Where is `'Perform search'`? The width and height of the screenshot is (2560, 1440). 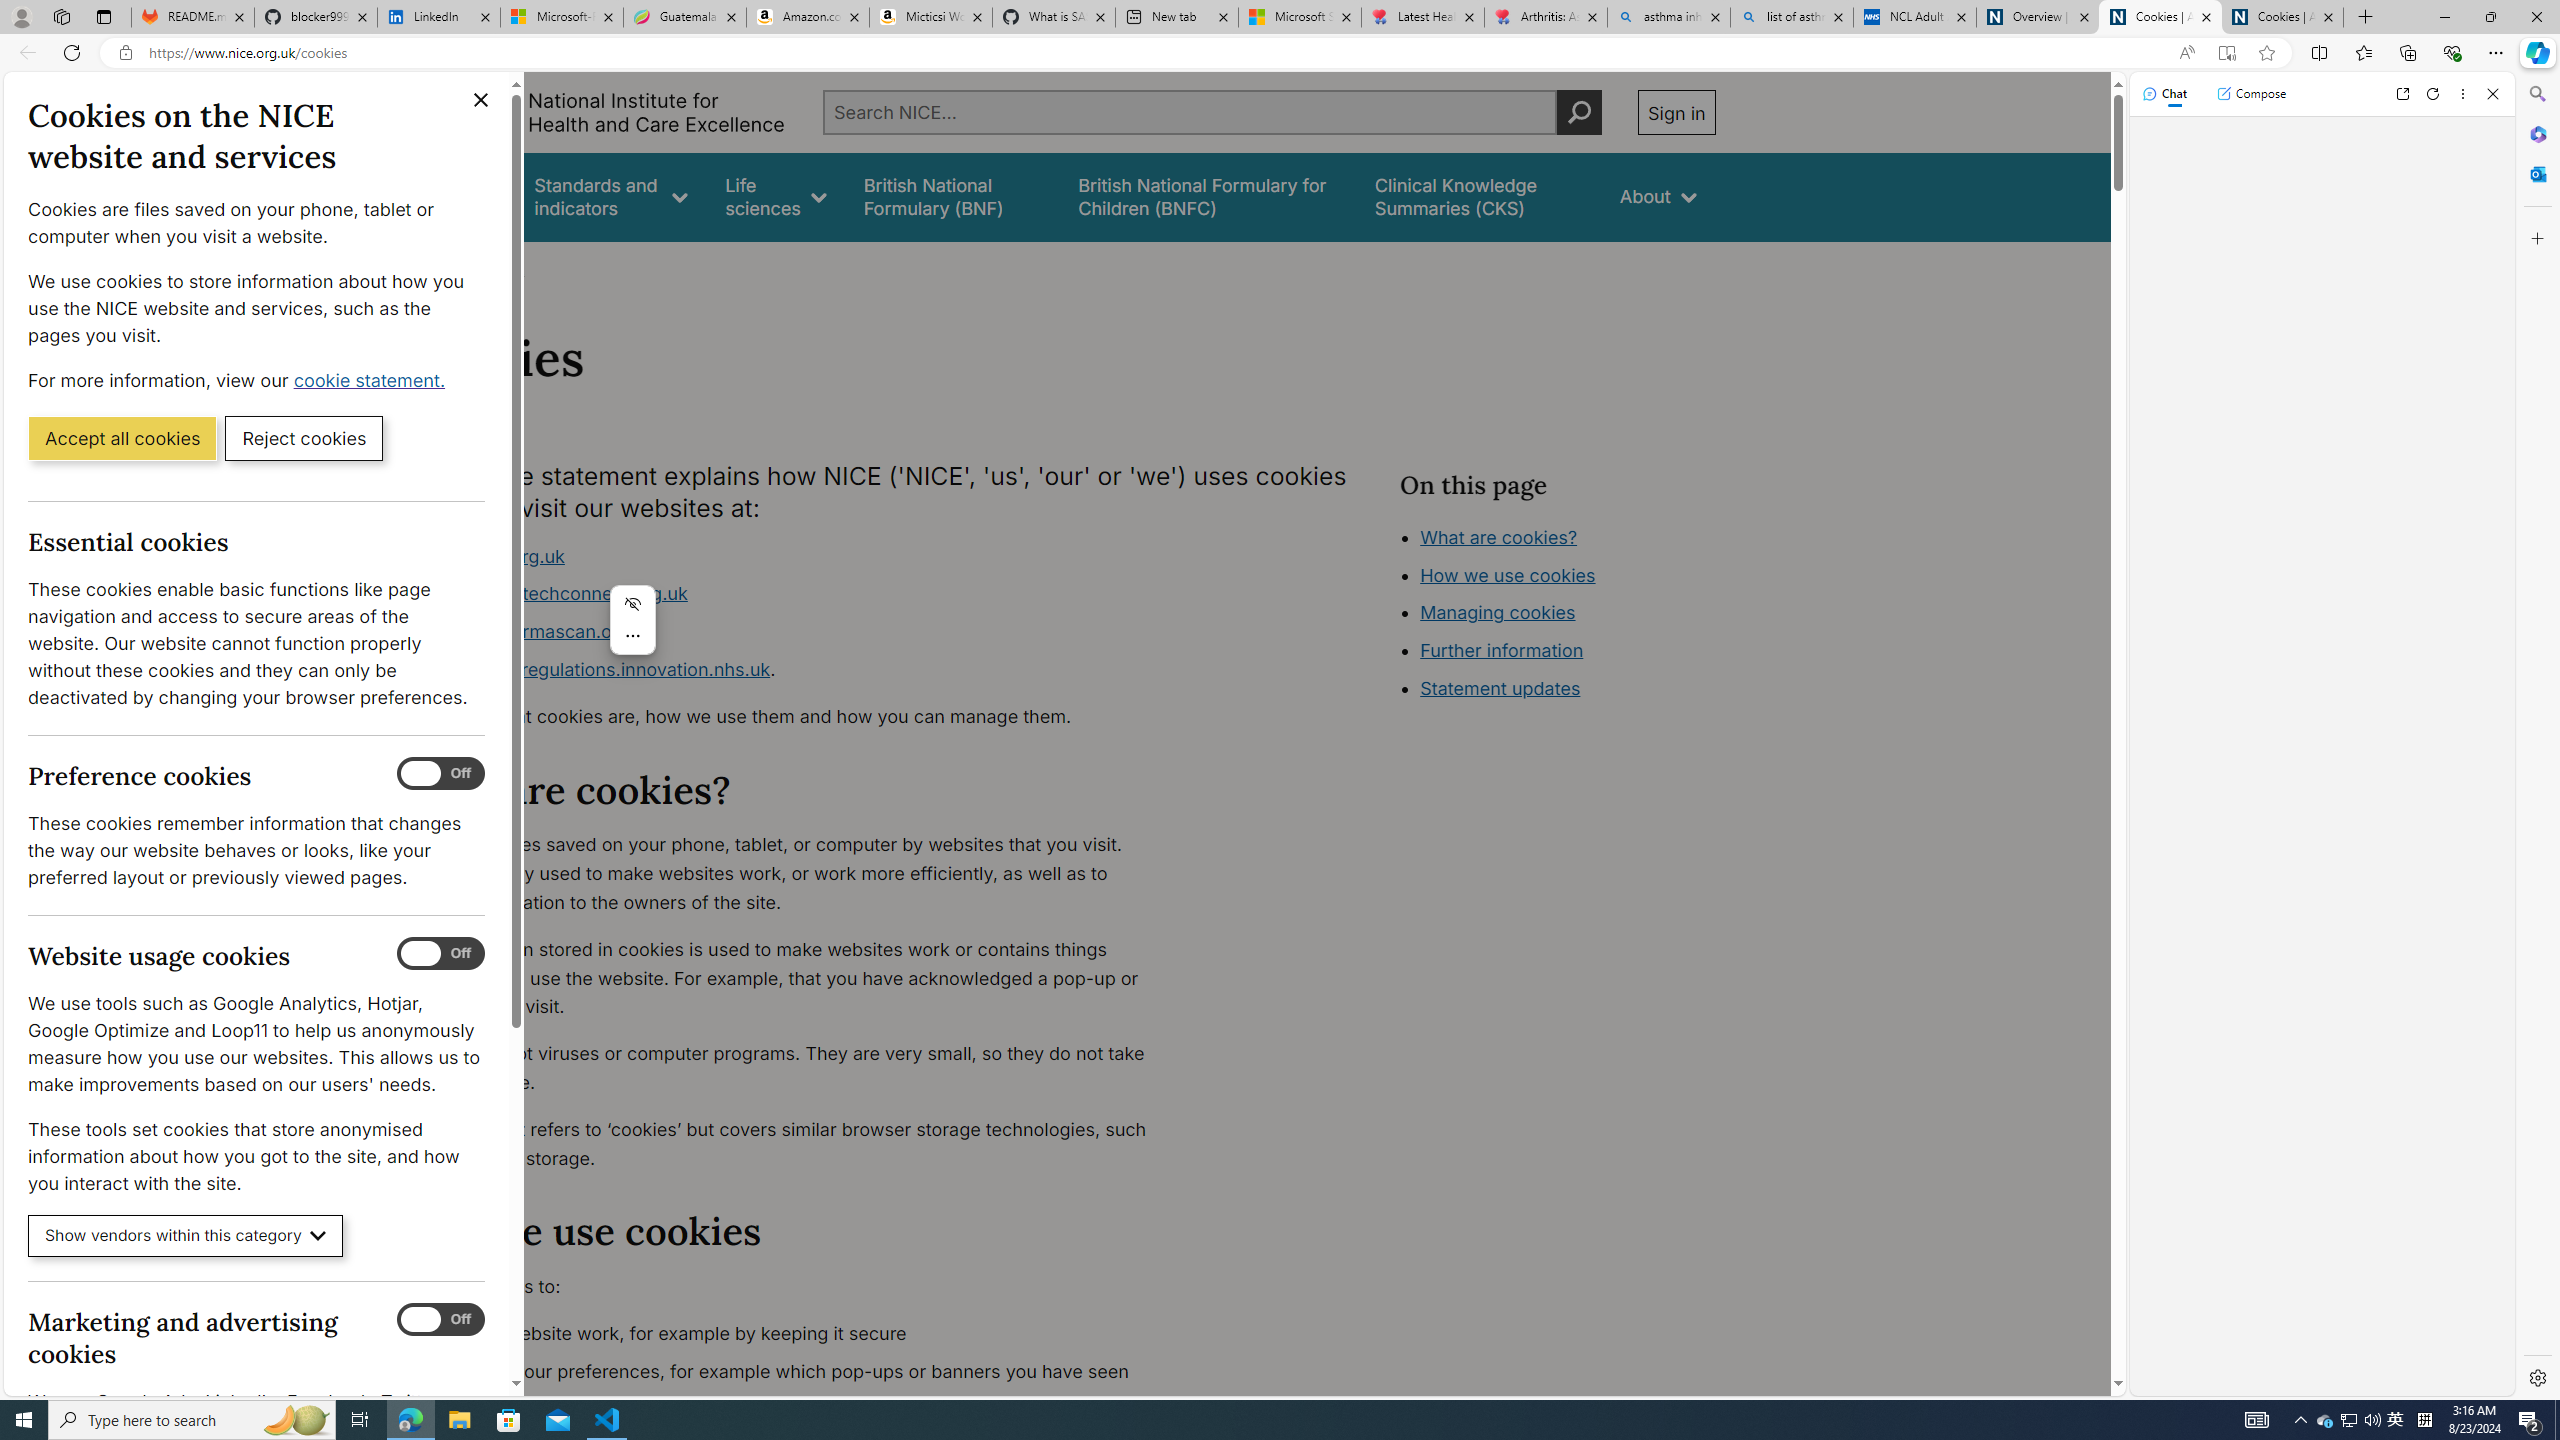
'Perform search' is located at coordinates (1578, 111).